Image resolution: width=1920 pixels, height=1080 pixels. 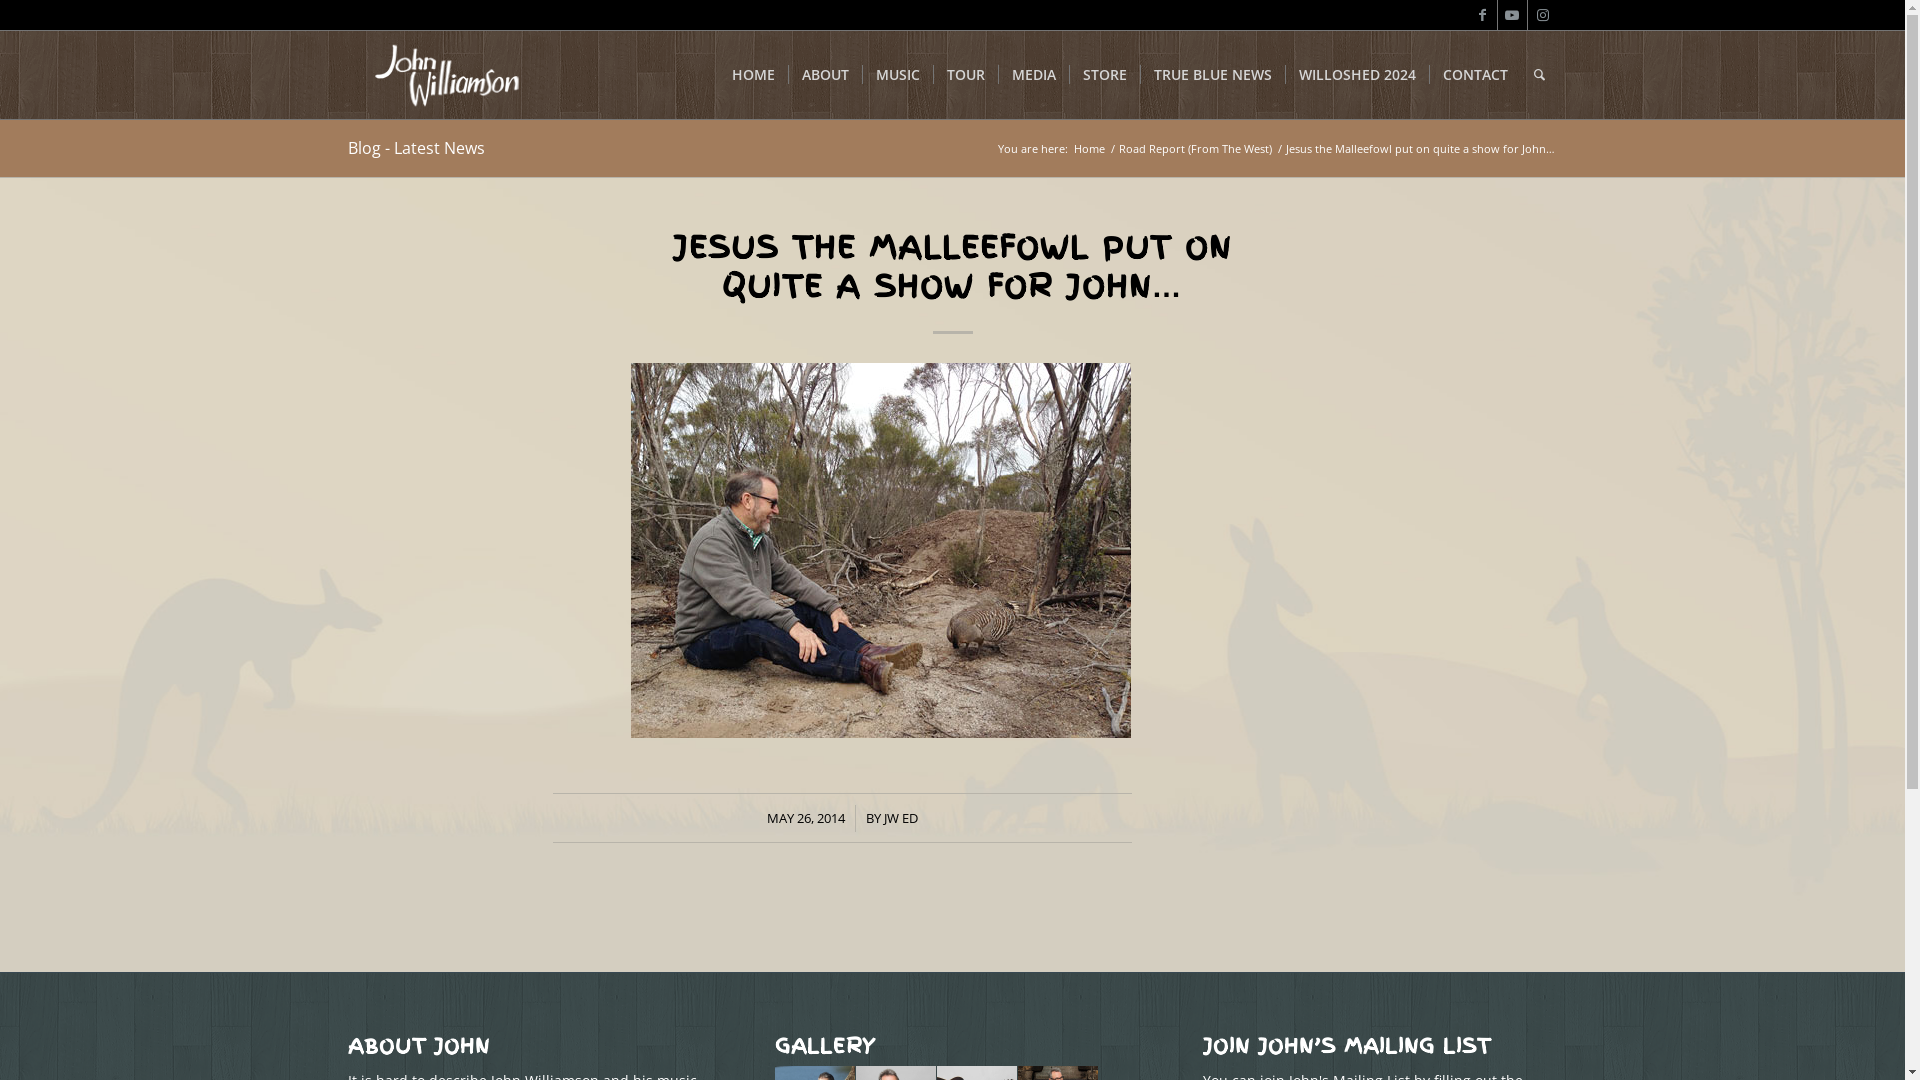 What do you see at coordinates (964, 73) in the screenshot?
I see `'TOUR'` at bounding box center [964, 73].